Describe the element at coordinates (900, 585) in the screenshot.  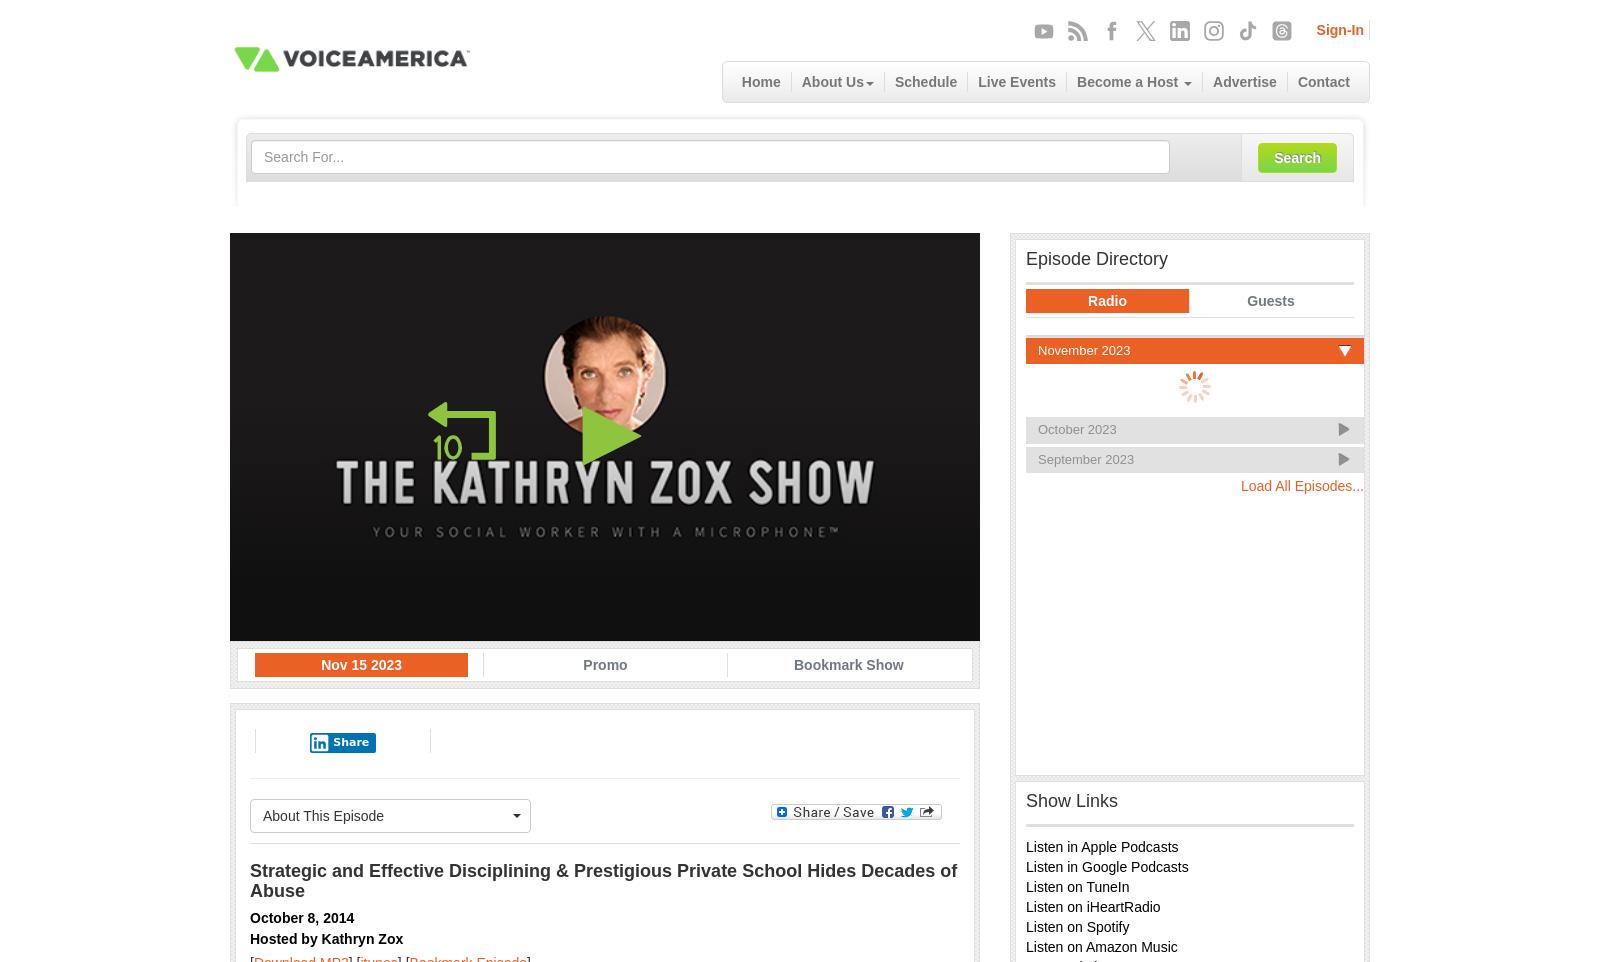
I see `'Settings'` at that location.